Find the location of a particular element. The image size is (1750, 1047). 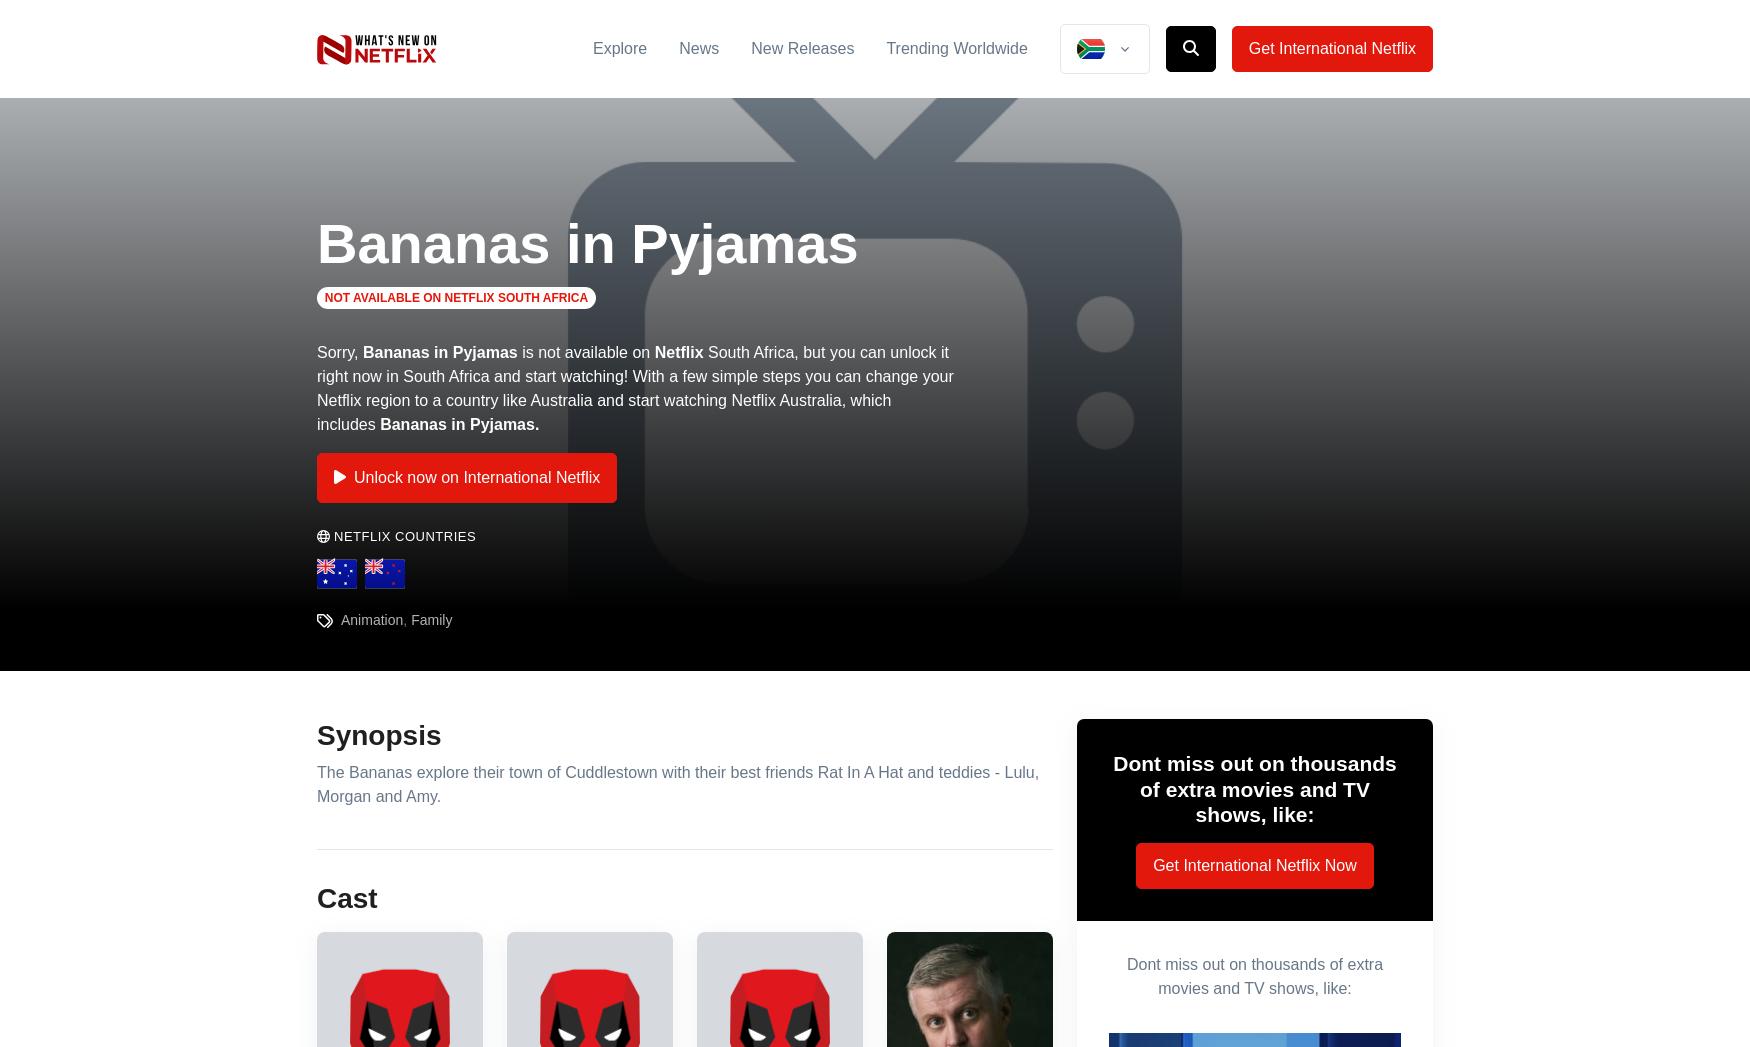

'The Elephant' is located at coordinates (658, 179).